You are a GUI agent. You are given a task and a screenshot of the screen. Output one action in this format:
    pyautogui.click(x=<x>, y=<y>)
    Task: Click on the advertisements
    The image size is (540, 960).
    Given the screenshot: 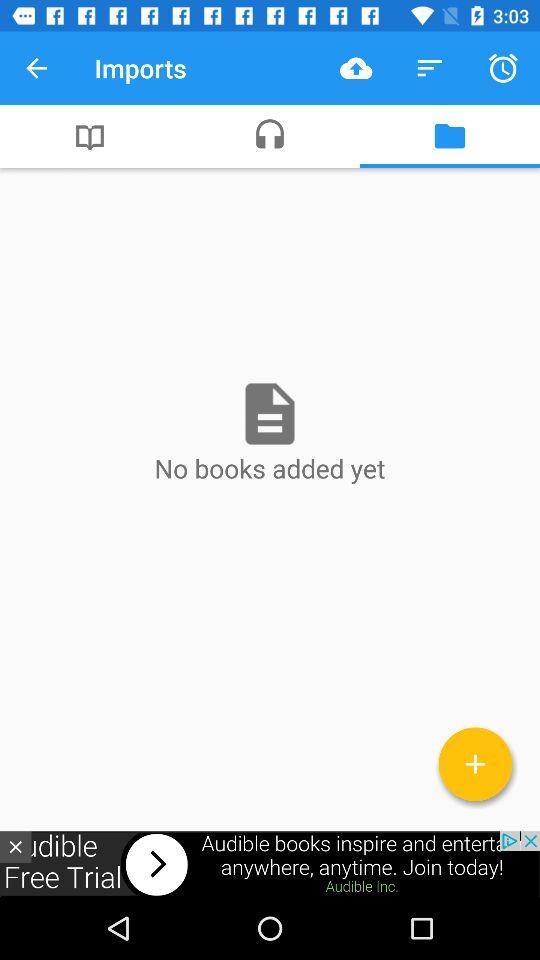 What is the action you would take?
    pyautogui.click(x=270, y=863)
    